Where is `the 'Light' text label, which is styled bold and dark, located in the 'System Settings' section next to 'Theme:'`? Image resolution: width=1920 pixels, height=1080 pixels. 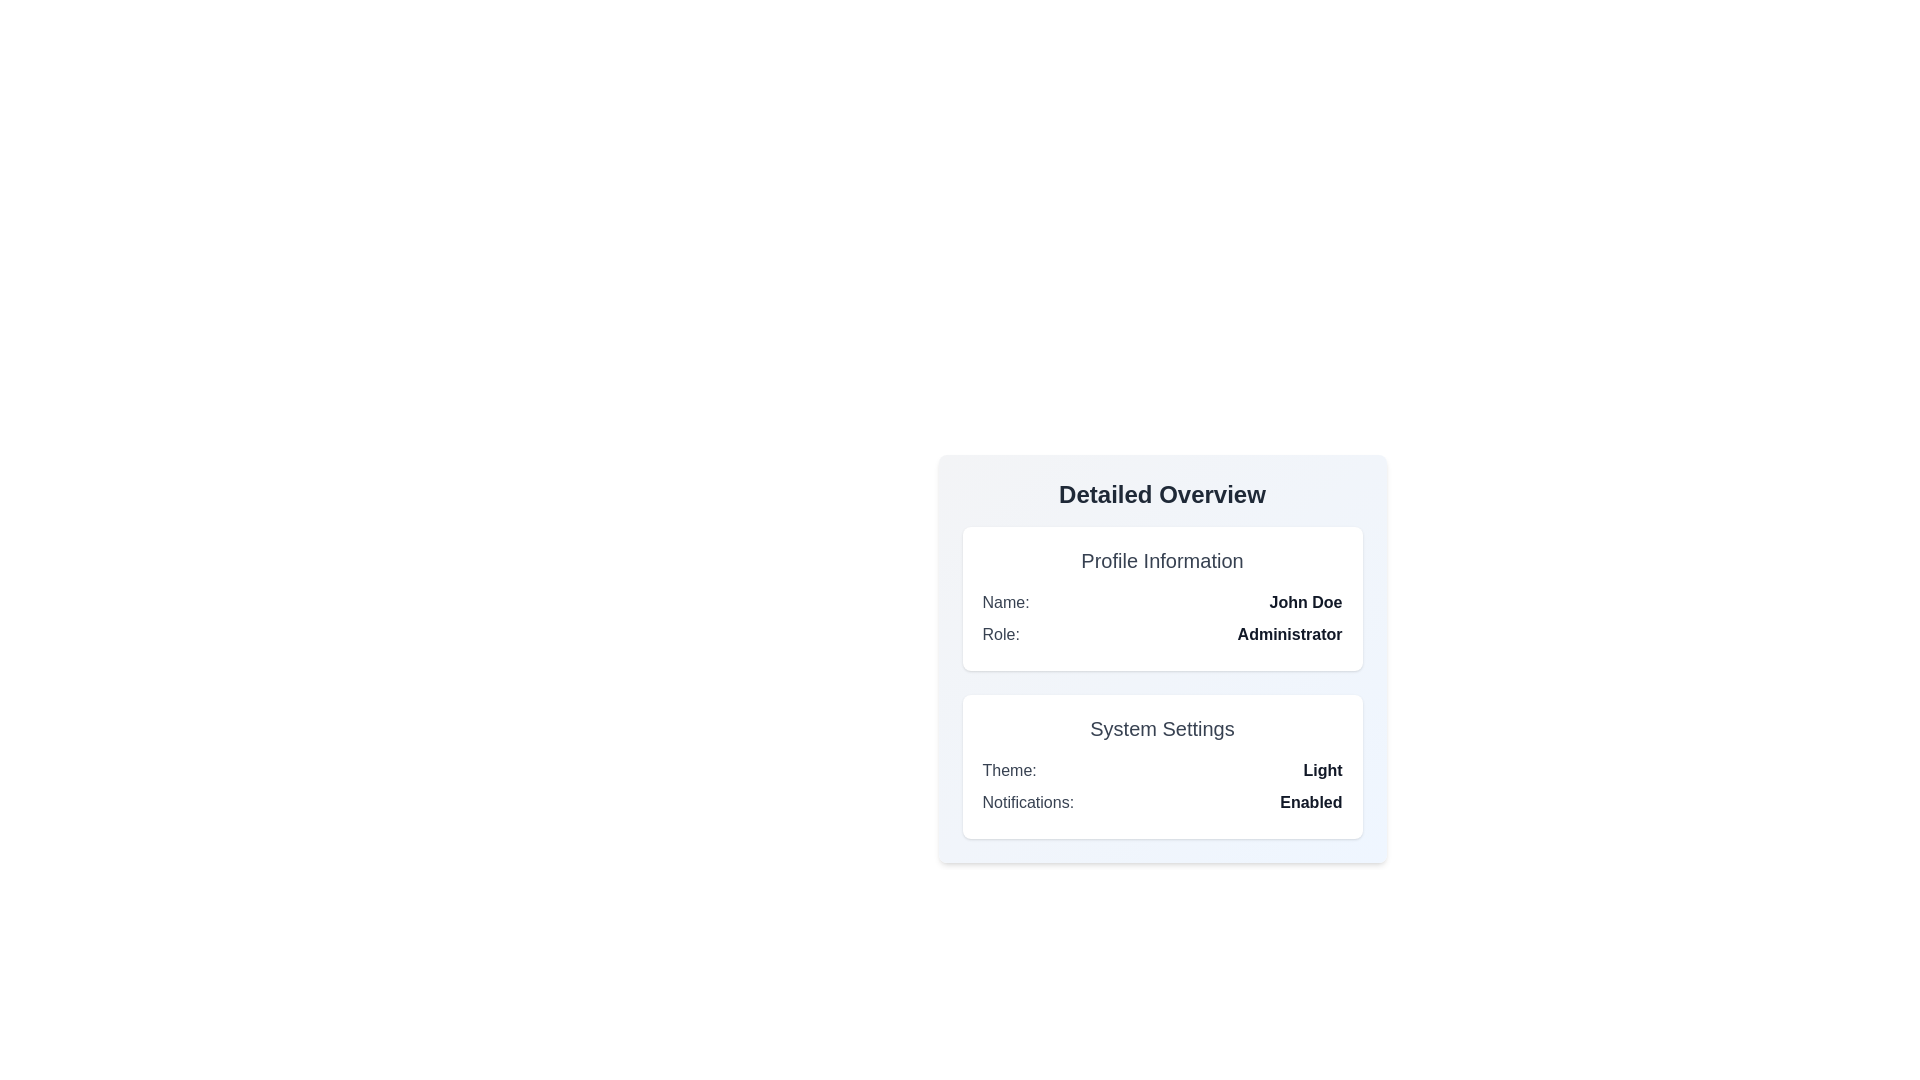 the 'Light' text label, which is styled bold and dark, located in the 'System Settings' section next to 'Theme:' is located at coordinates (1322, 770).